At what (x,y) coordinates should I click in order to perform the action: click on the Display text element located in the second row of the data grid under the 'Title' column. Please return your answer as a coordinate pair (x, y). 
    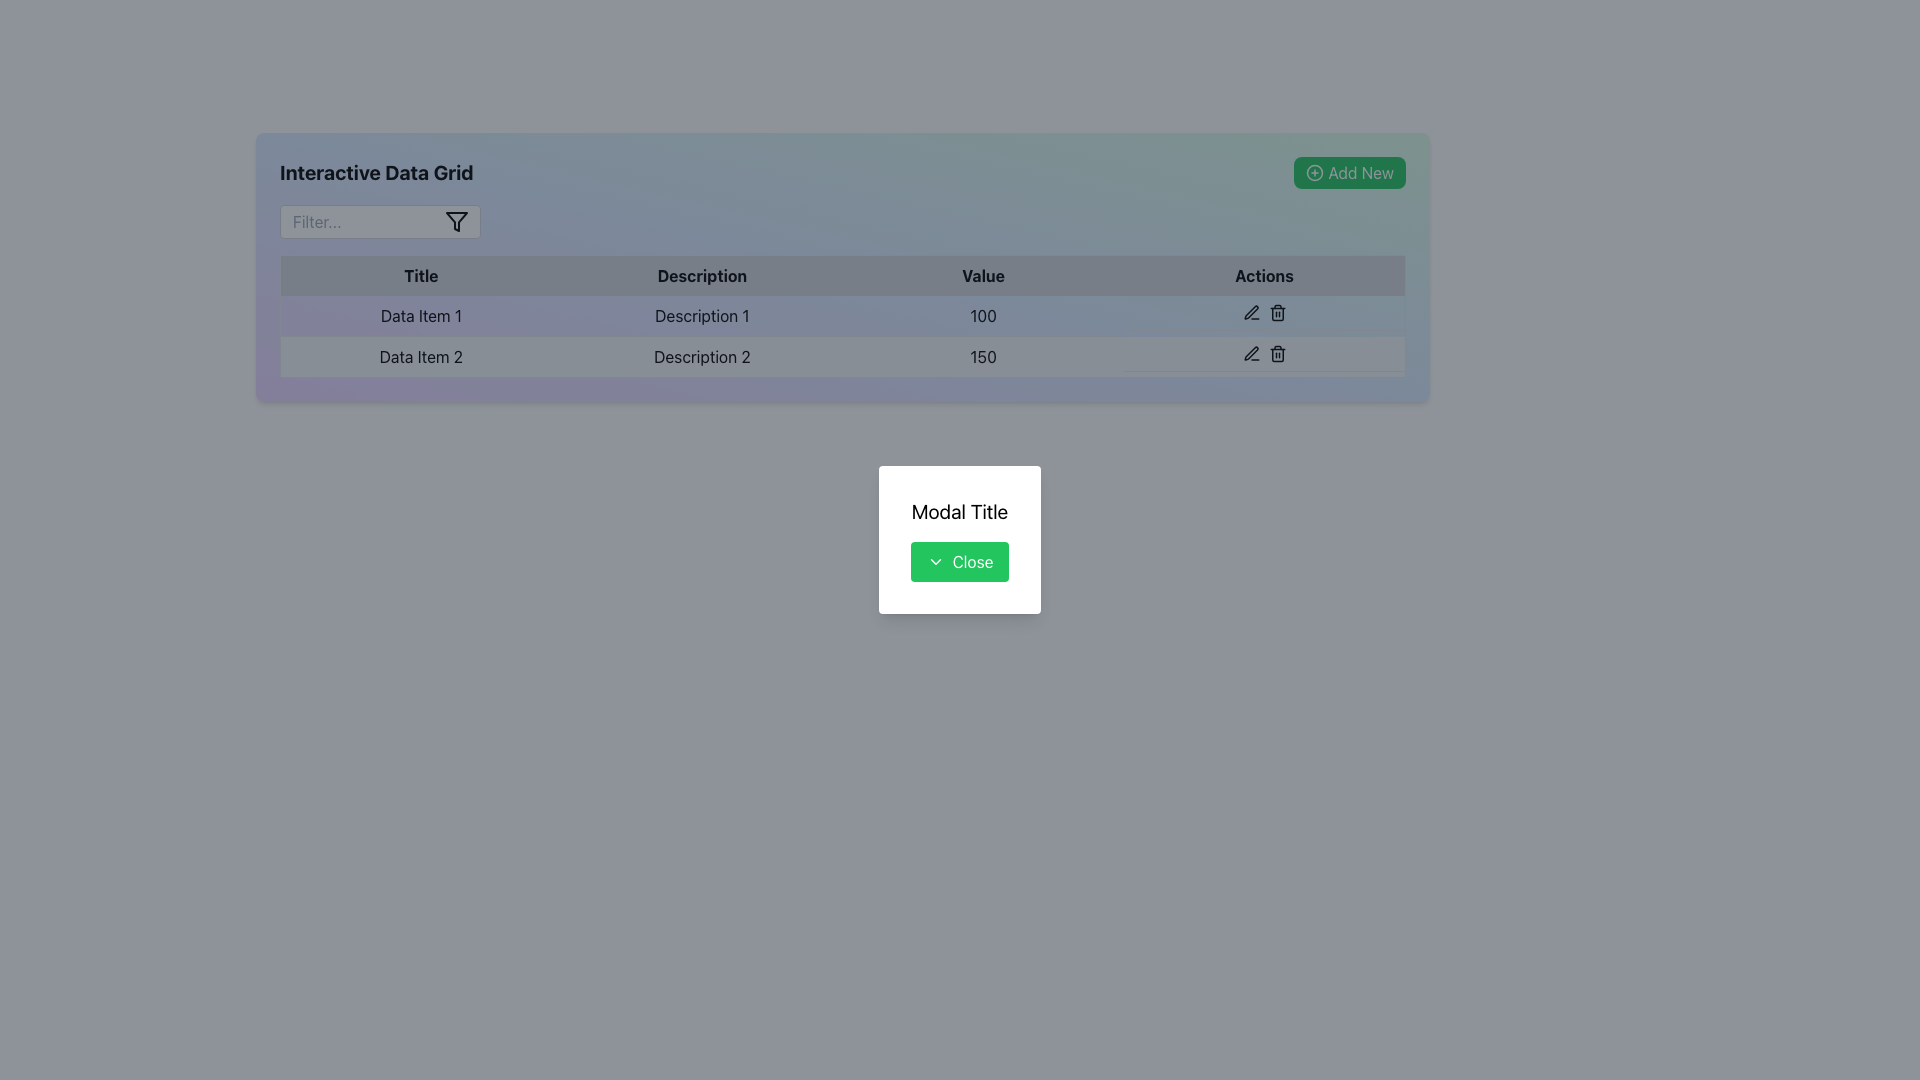
    Looking at the image, I should click on (420, 356).